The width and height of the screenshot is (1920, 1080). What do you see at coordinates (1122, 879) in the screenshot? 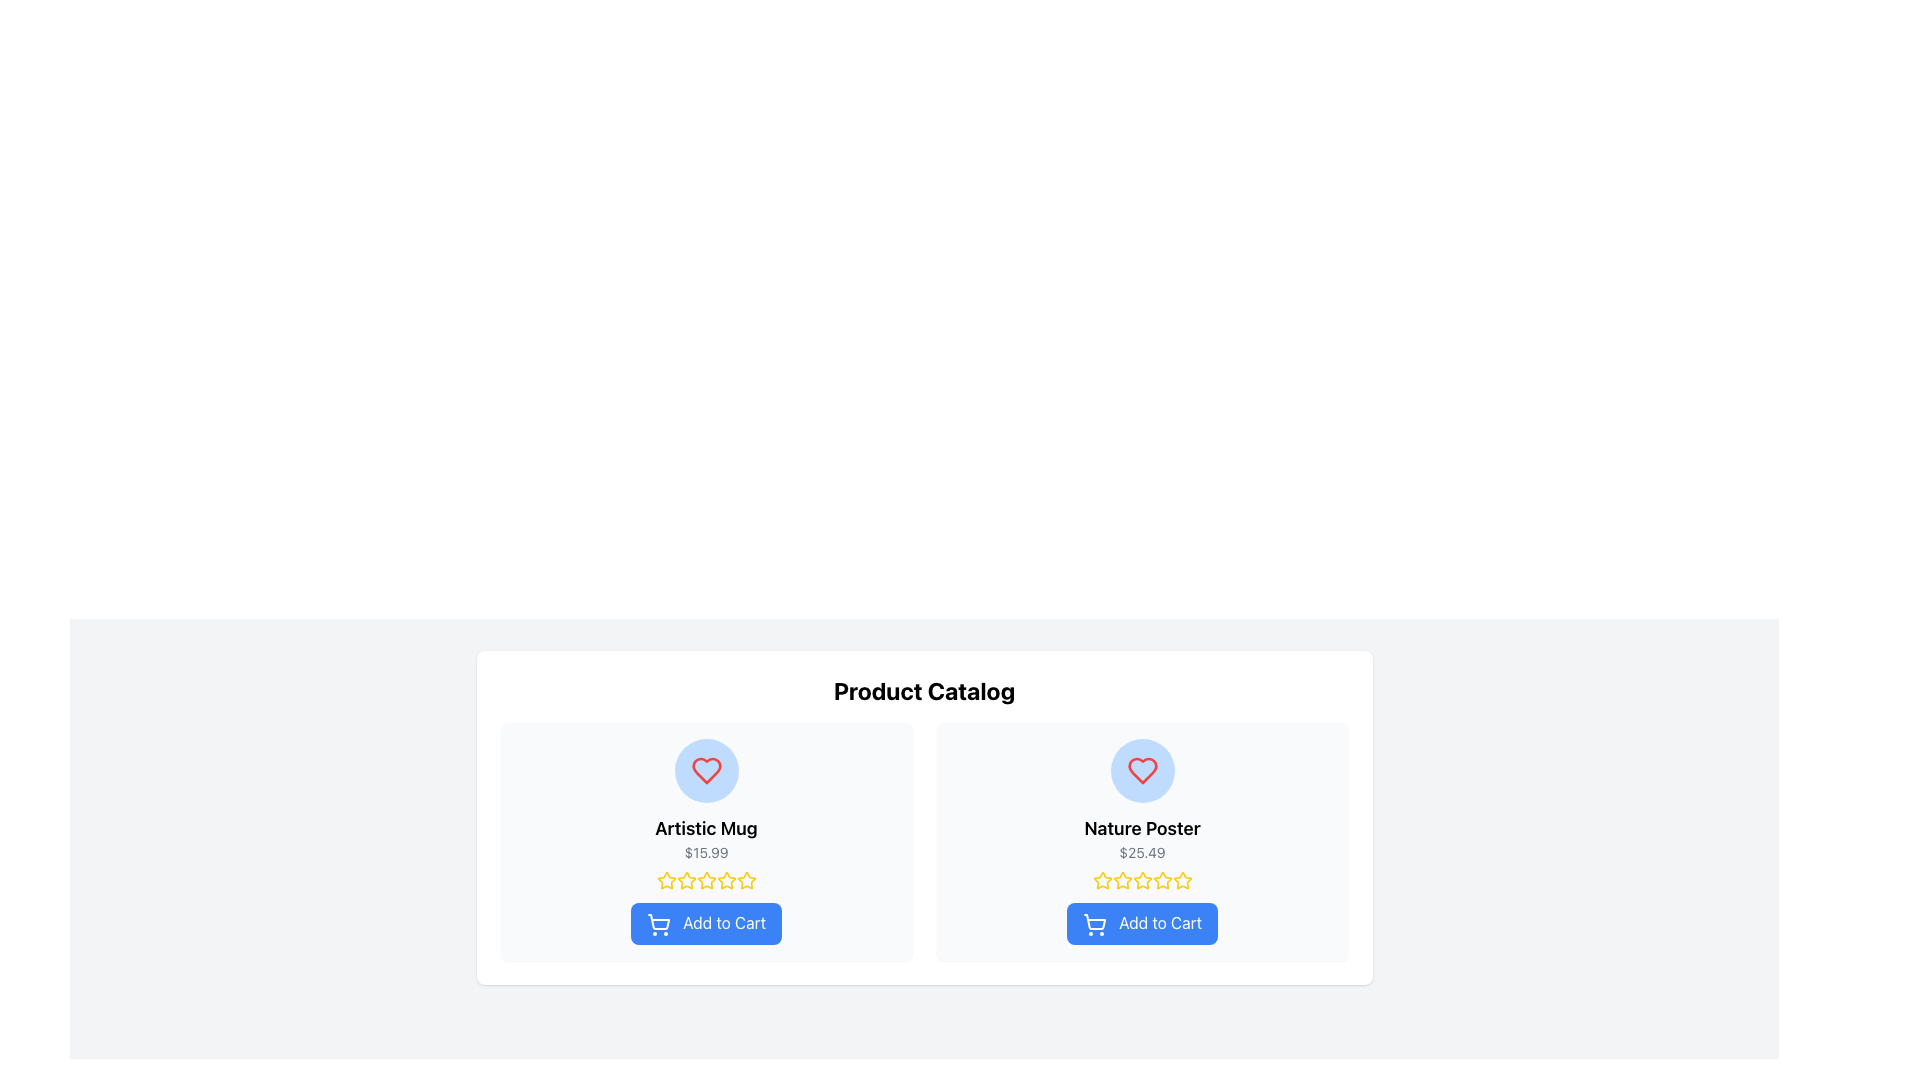
I see `the yellow star icon under the 'Nature Poster' product` at bounding box center [1122, 879].